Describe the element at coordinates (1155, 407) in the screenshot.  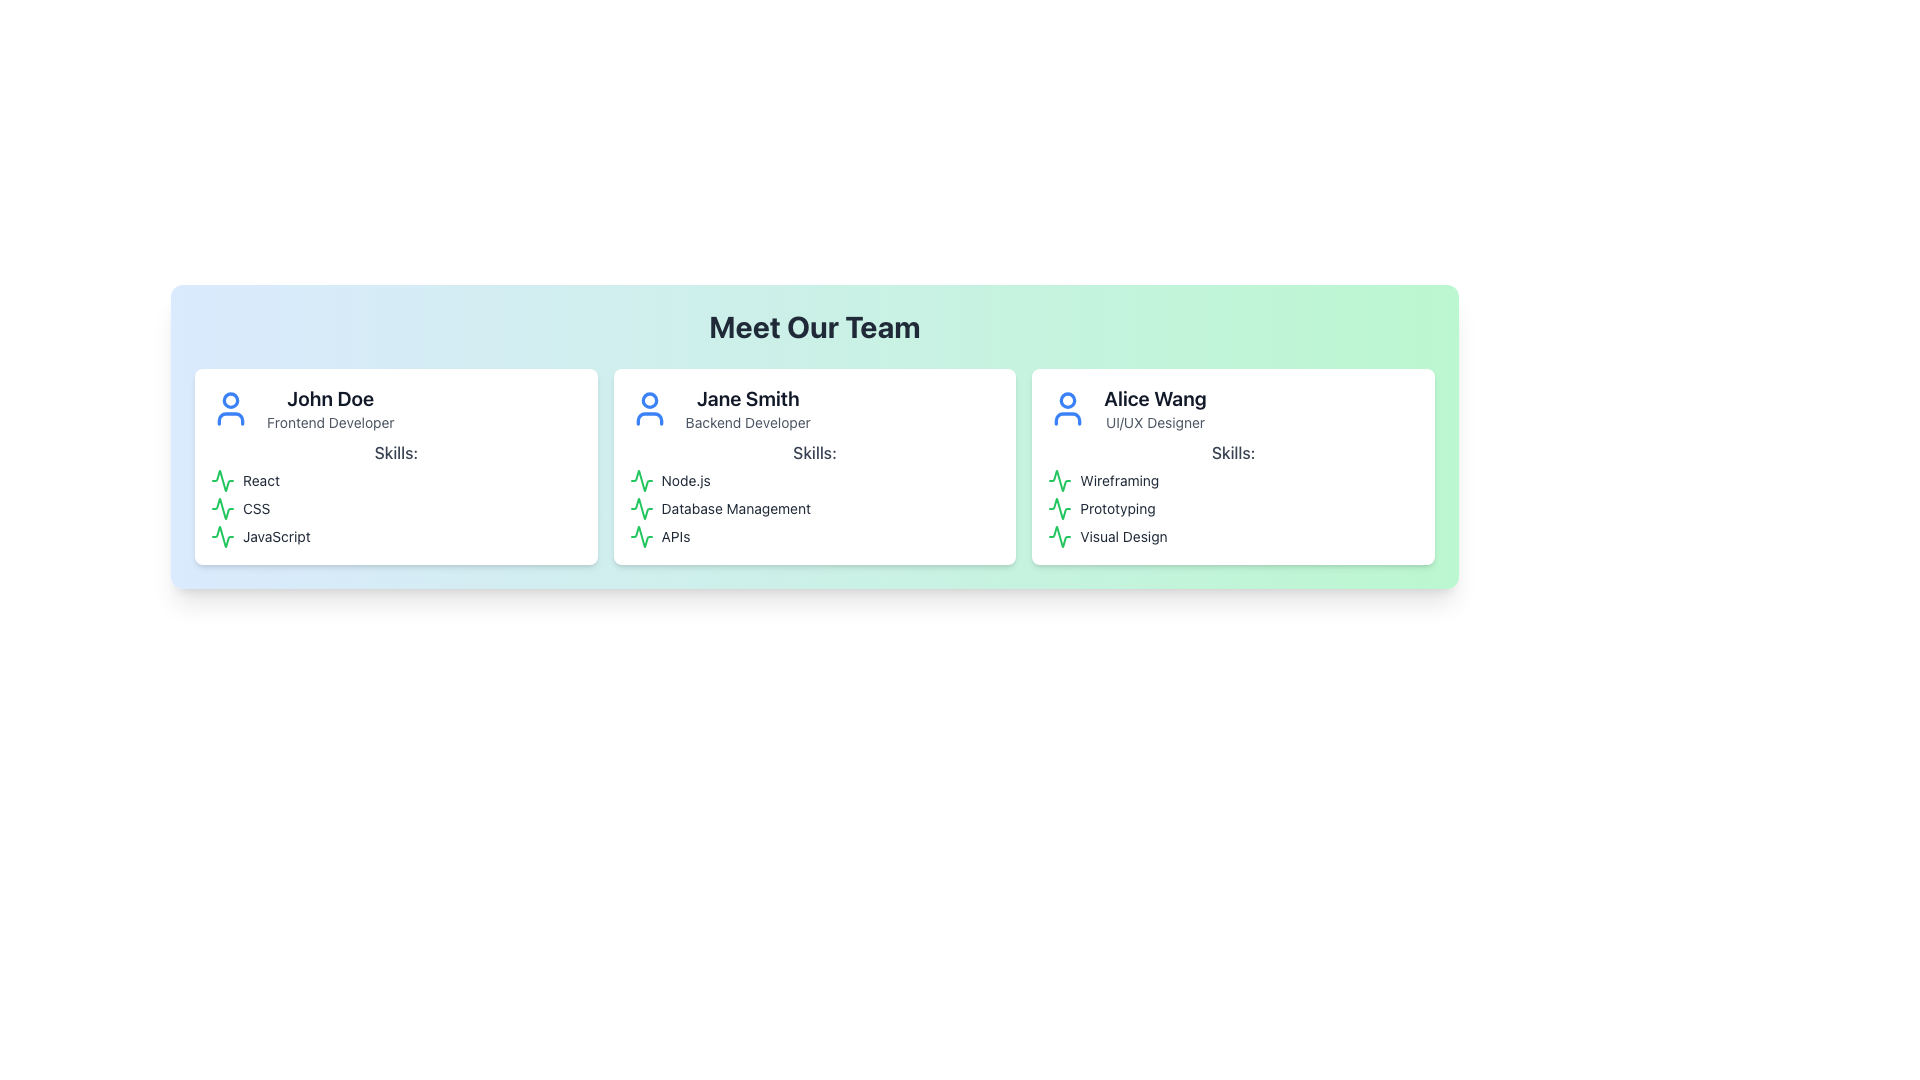
I see `information displayed in the Text Label element containing the name 'Alice Wang' and the title 'UI/UX Designer', located in the rightmost card under 'Meet Our Team'` at that location.